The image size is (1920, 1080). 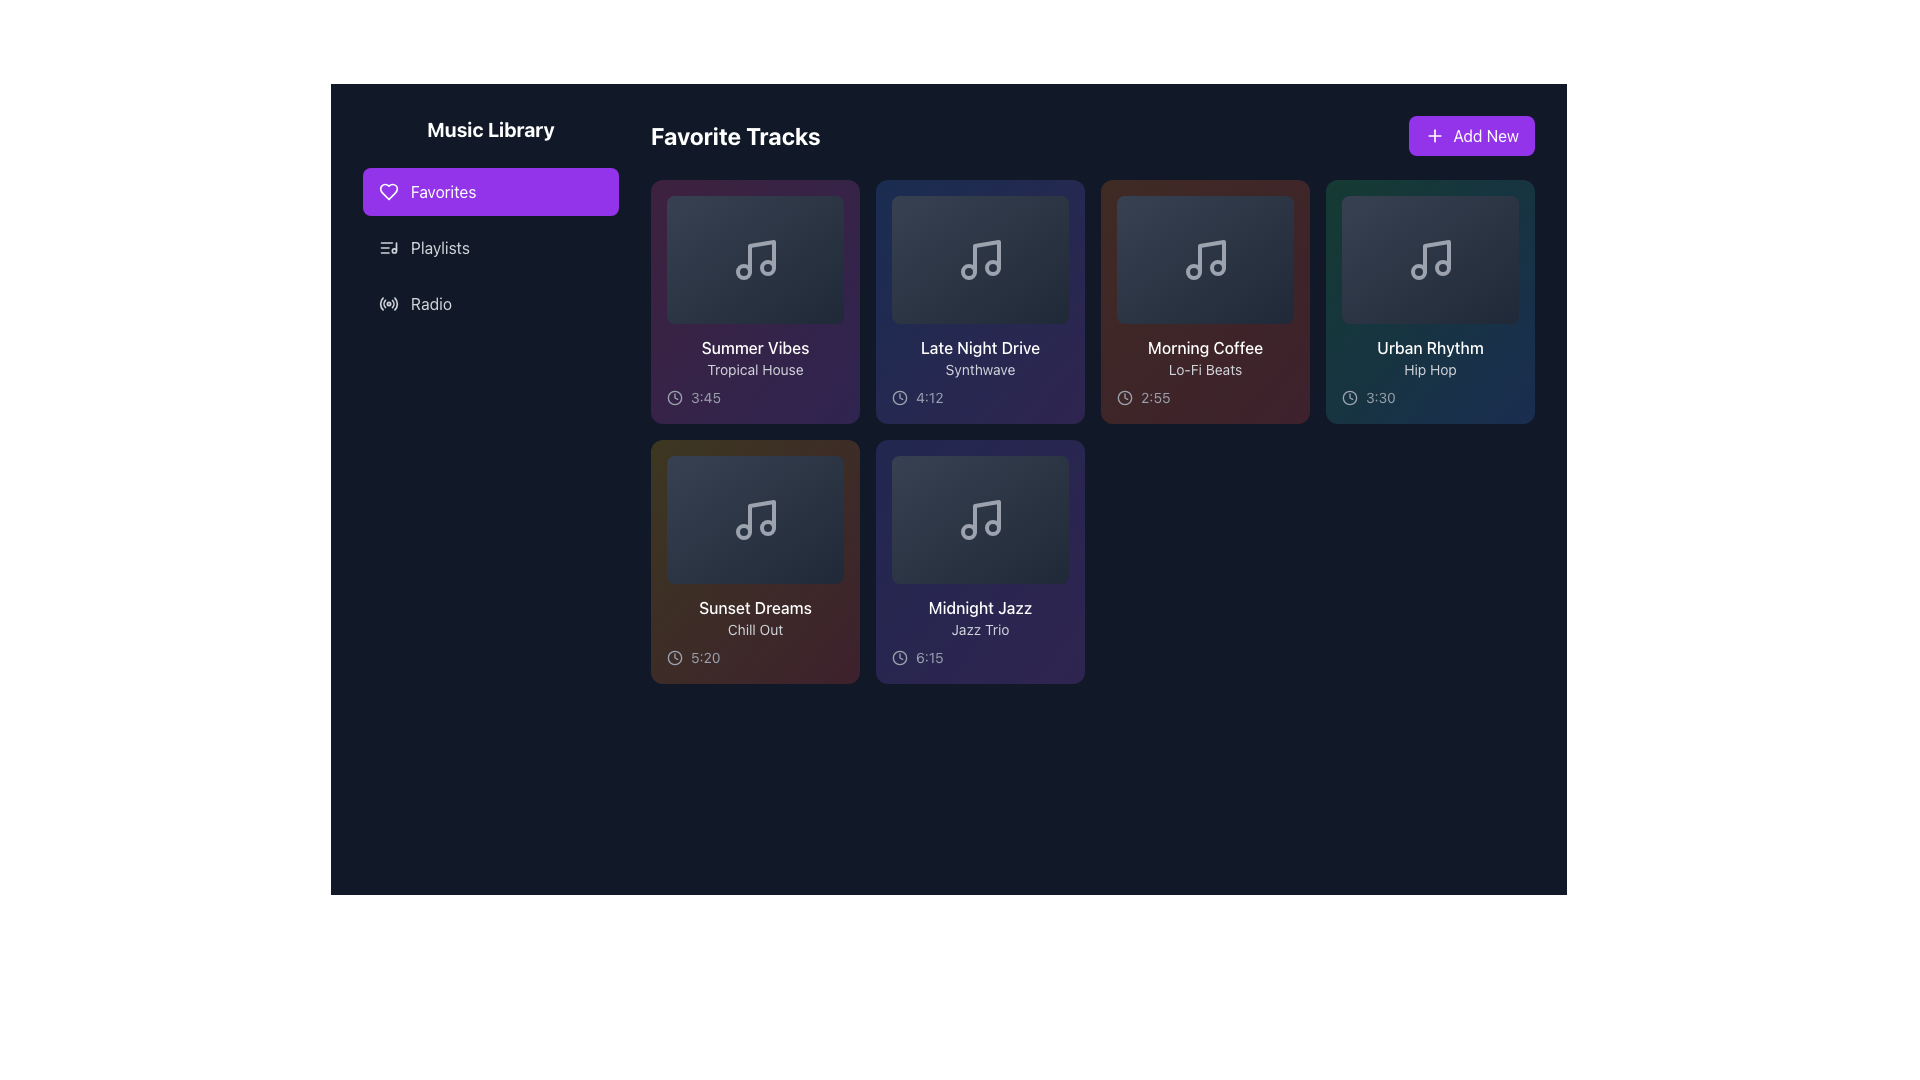 I want to click on the 'Radio' text label, which is styled in light gray and positioned next to a radio wave icon, so click(x=430, y=304).